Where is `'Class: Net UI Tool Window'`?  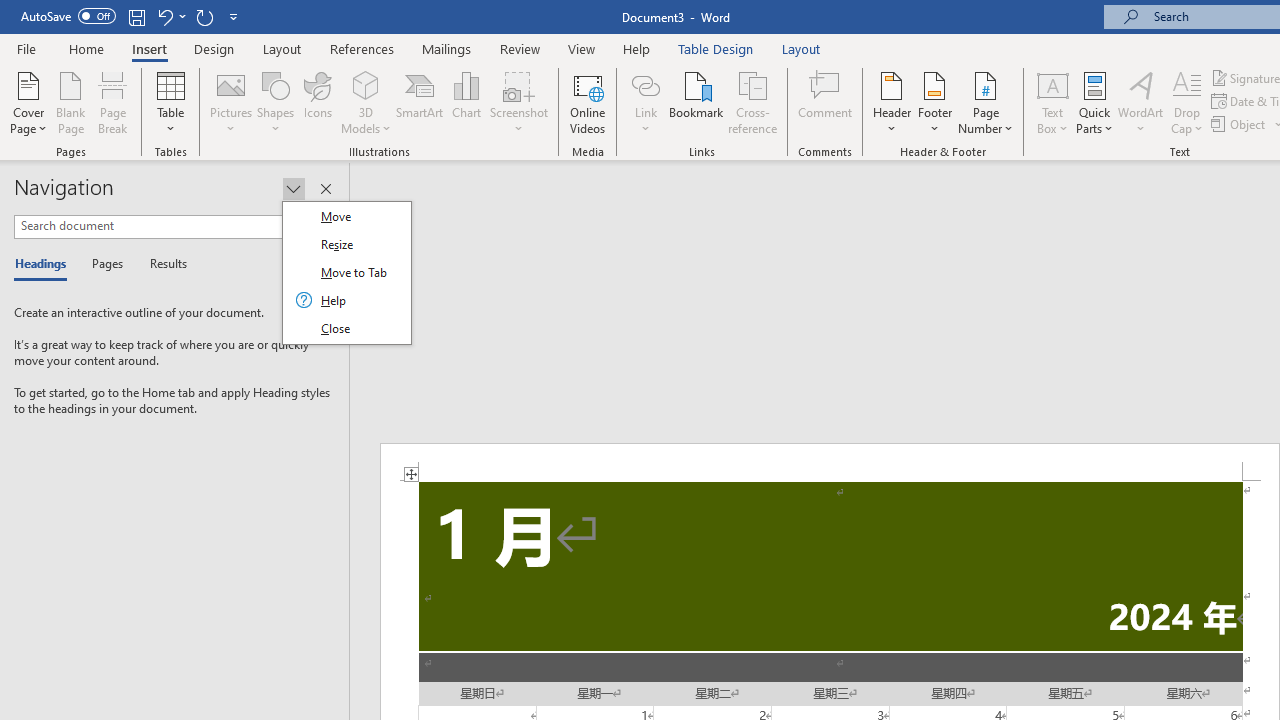 'Class: Net UI Tool Window' is located at coordinates (346, 272).